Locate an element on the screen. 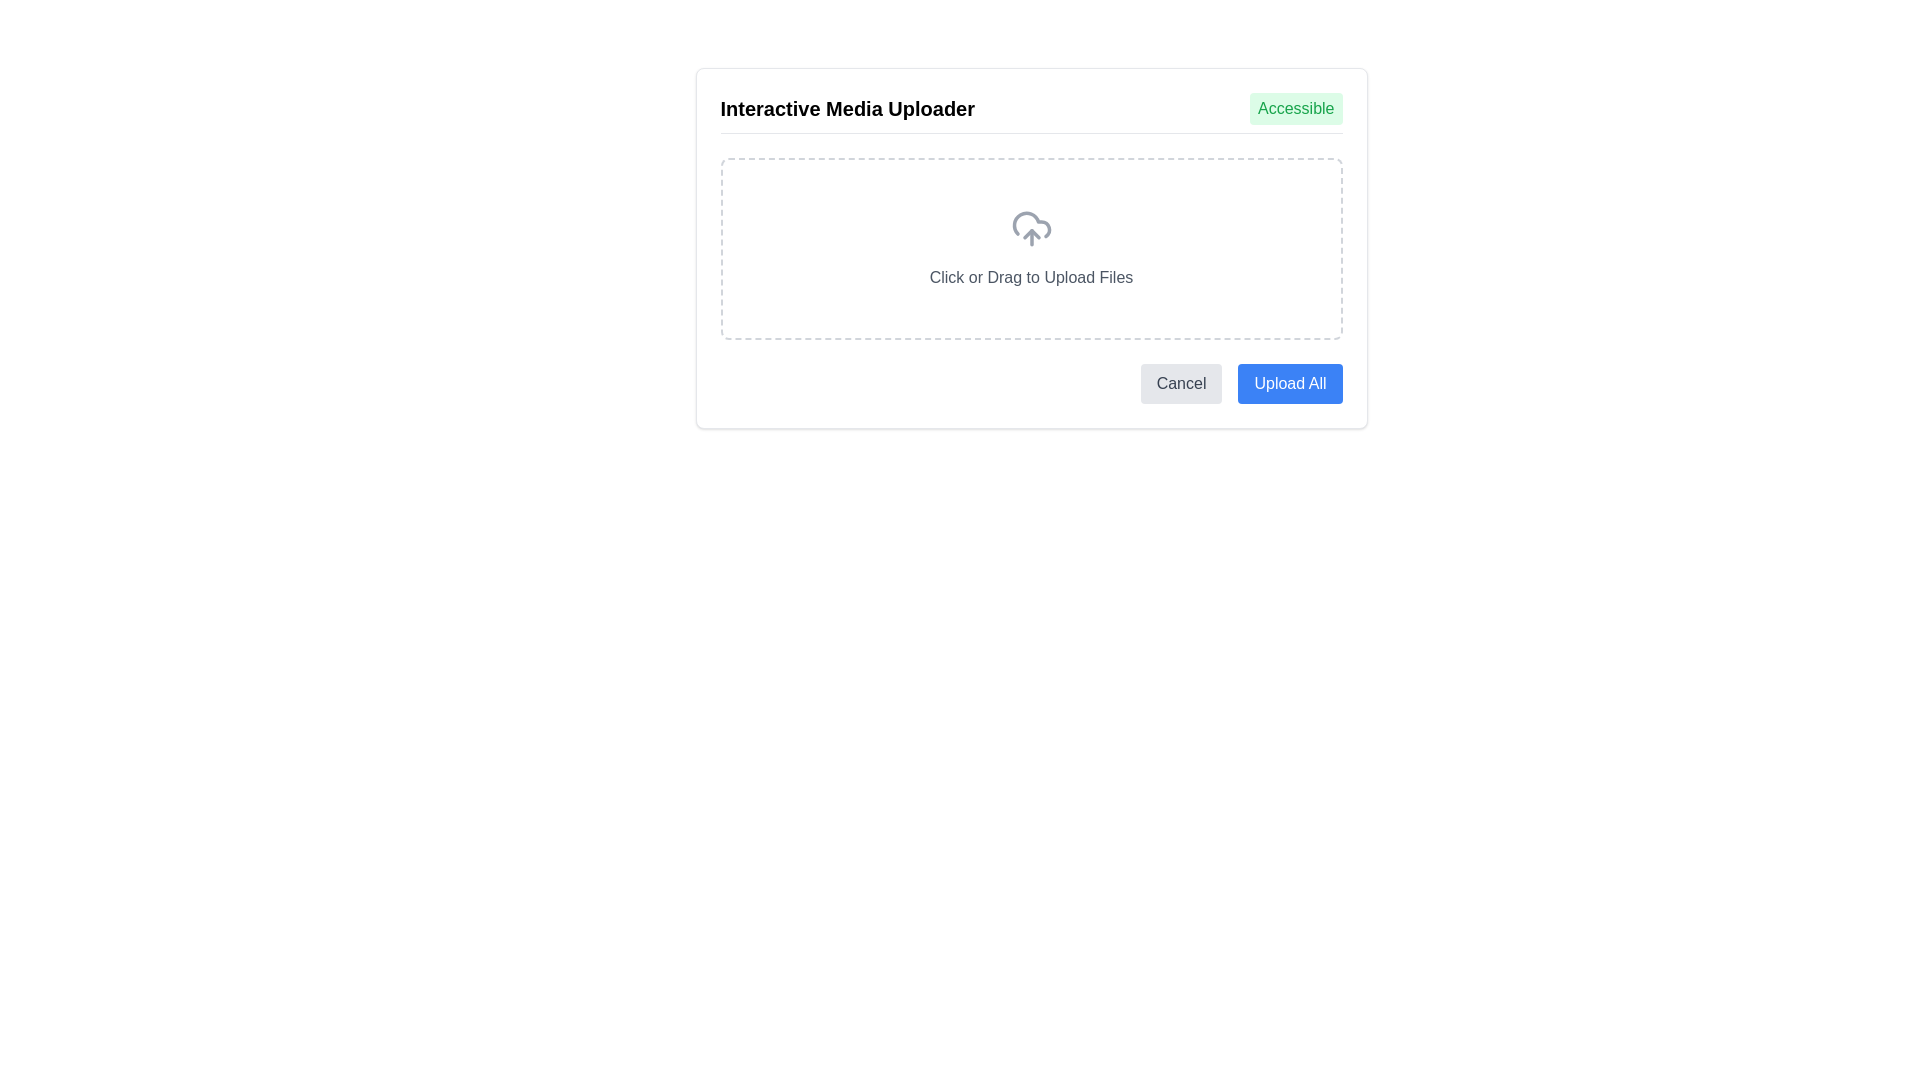 Image resolution: width=1920 pixels, height=1080 pixels. the green static text label that contains the text 'Accessible', located at the top-right corner of the 'Interactive Media Uploader' section is located at coordinates (1296, 108).